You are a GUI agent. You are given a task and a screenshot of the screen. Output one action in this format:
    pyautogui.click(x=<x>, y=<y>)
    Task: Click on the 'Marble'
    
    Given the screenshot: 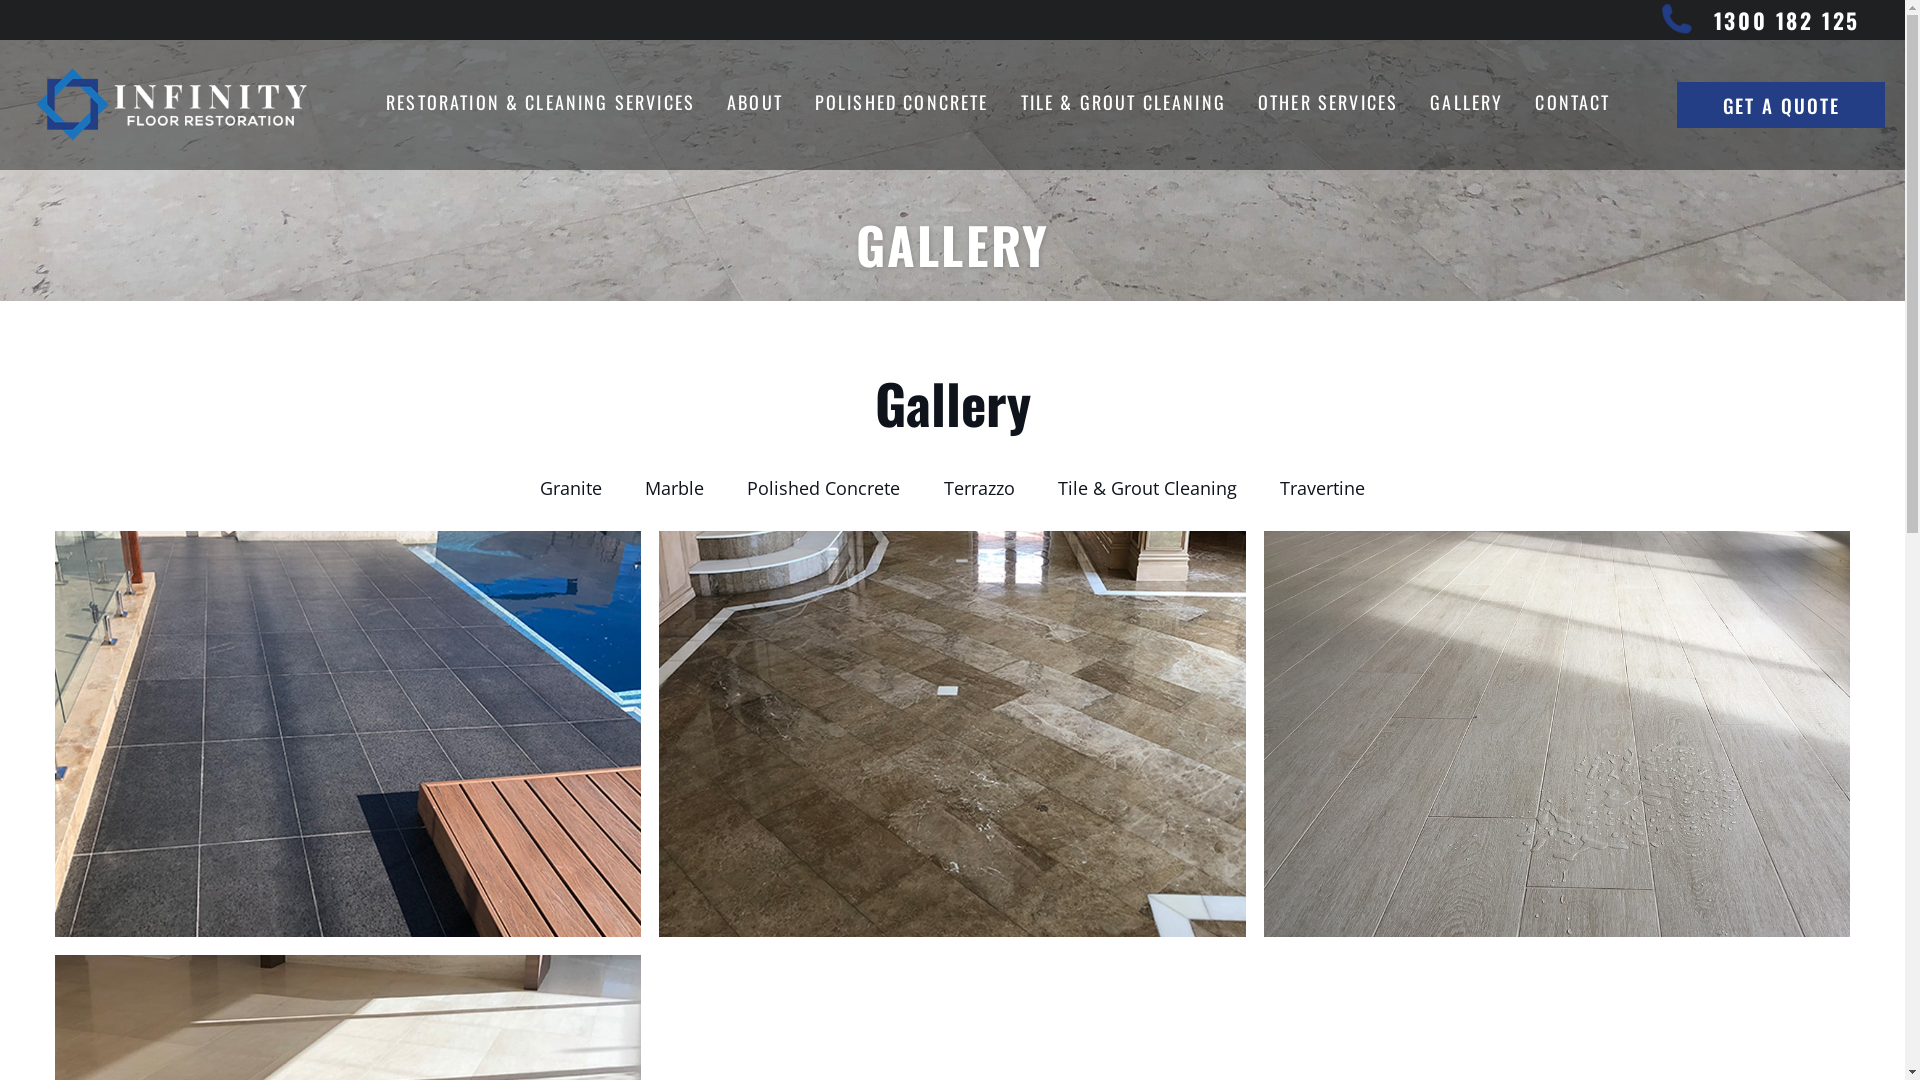 What is the action you would take?
    pyautogui.click(x=623, y=488)
    